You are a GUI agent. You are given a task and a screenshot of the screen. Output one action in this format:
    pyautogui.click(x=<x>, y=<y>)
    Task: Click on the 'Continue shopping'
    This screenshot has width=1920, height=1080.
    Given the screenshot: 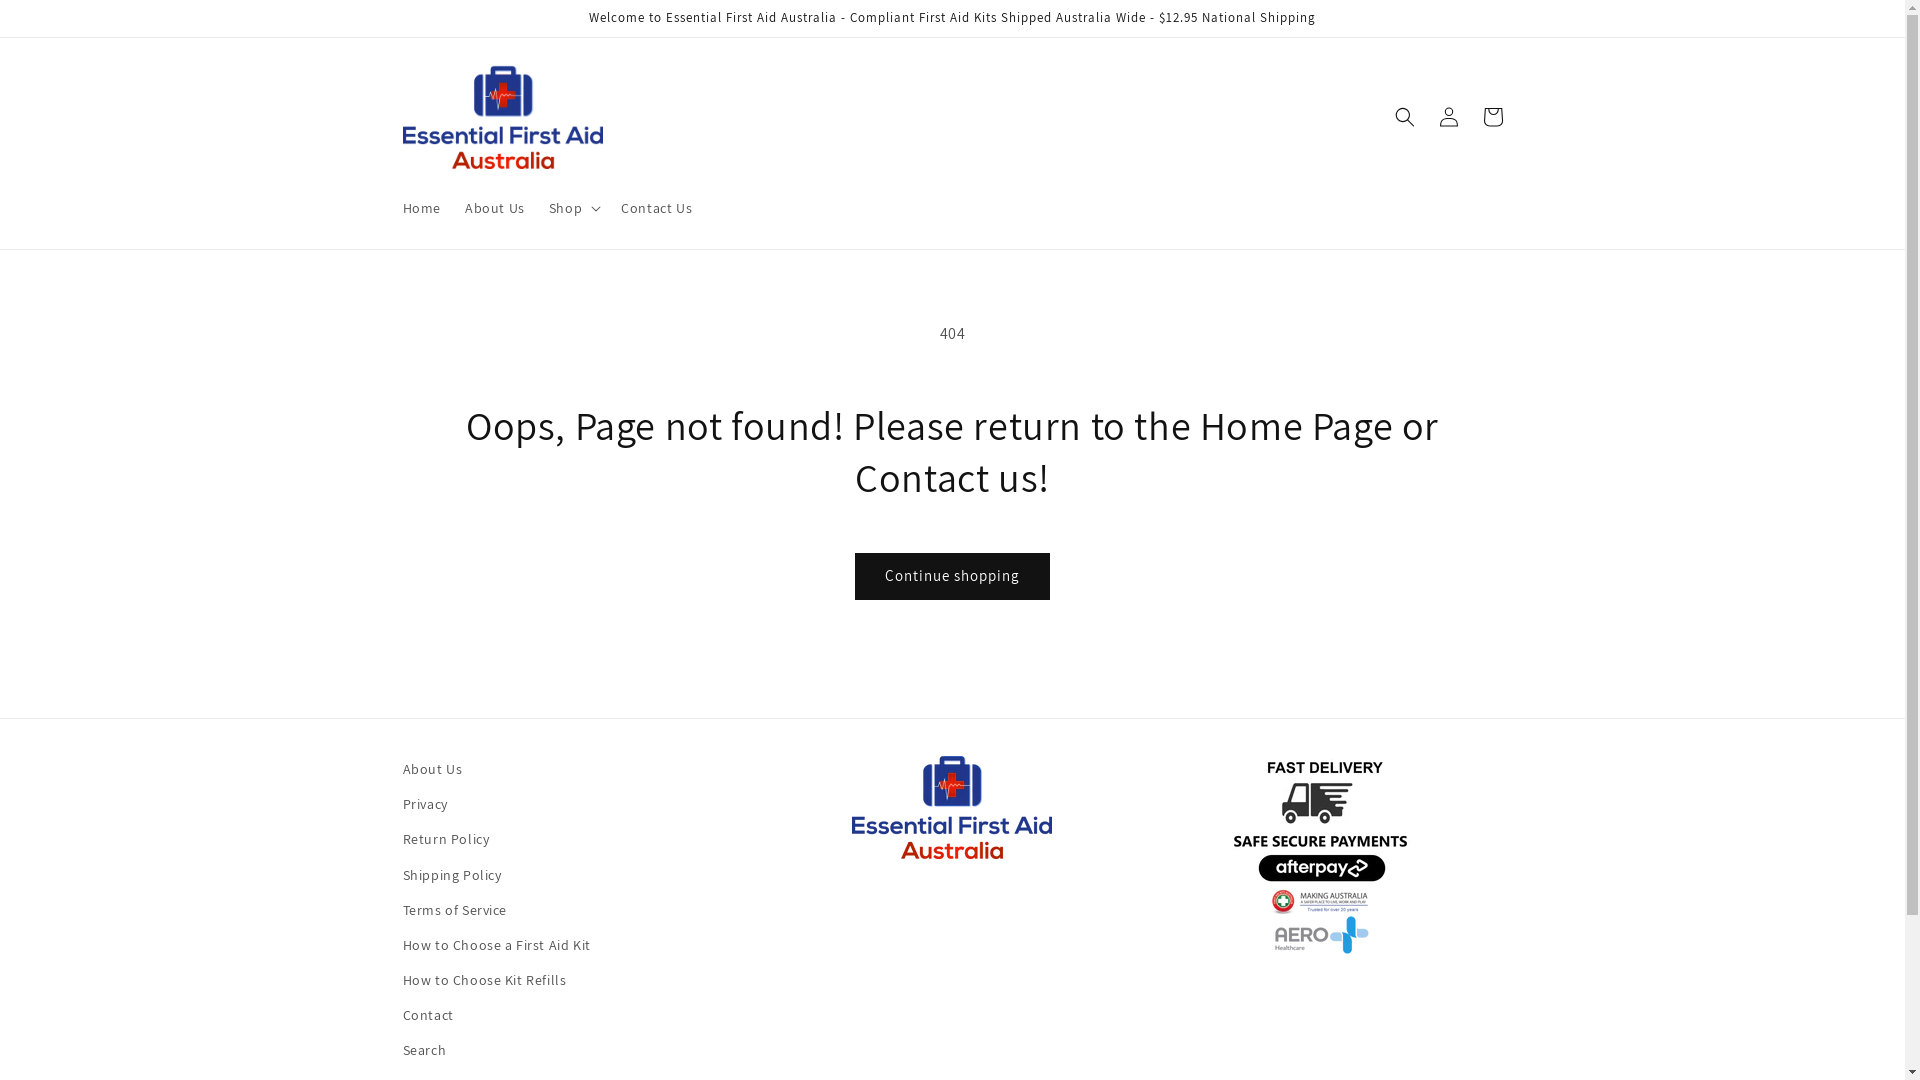 What is the action you would take?
    pyautogui.click(x=951, y=576)
    